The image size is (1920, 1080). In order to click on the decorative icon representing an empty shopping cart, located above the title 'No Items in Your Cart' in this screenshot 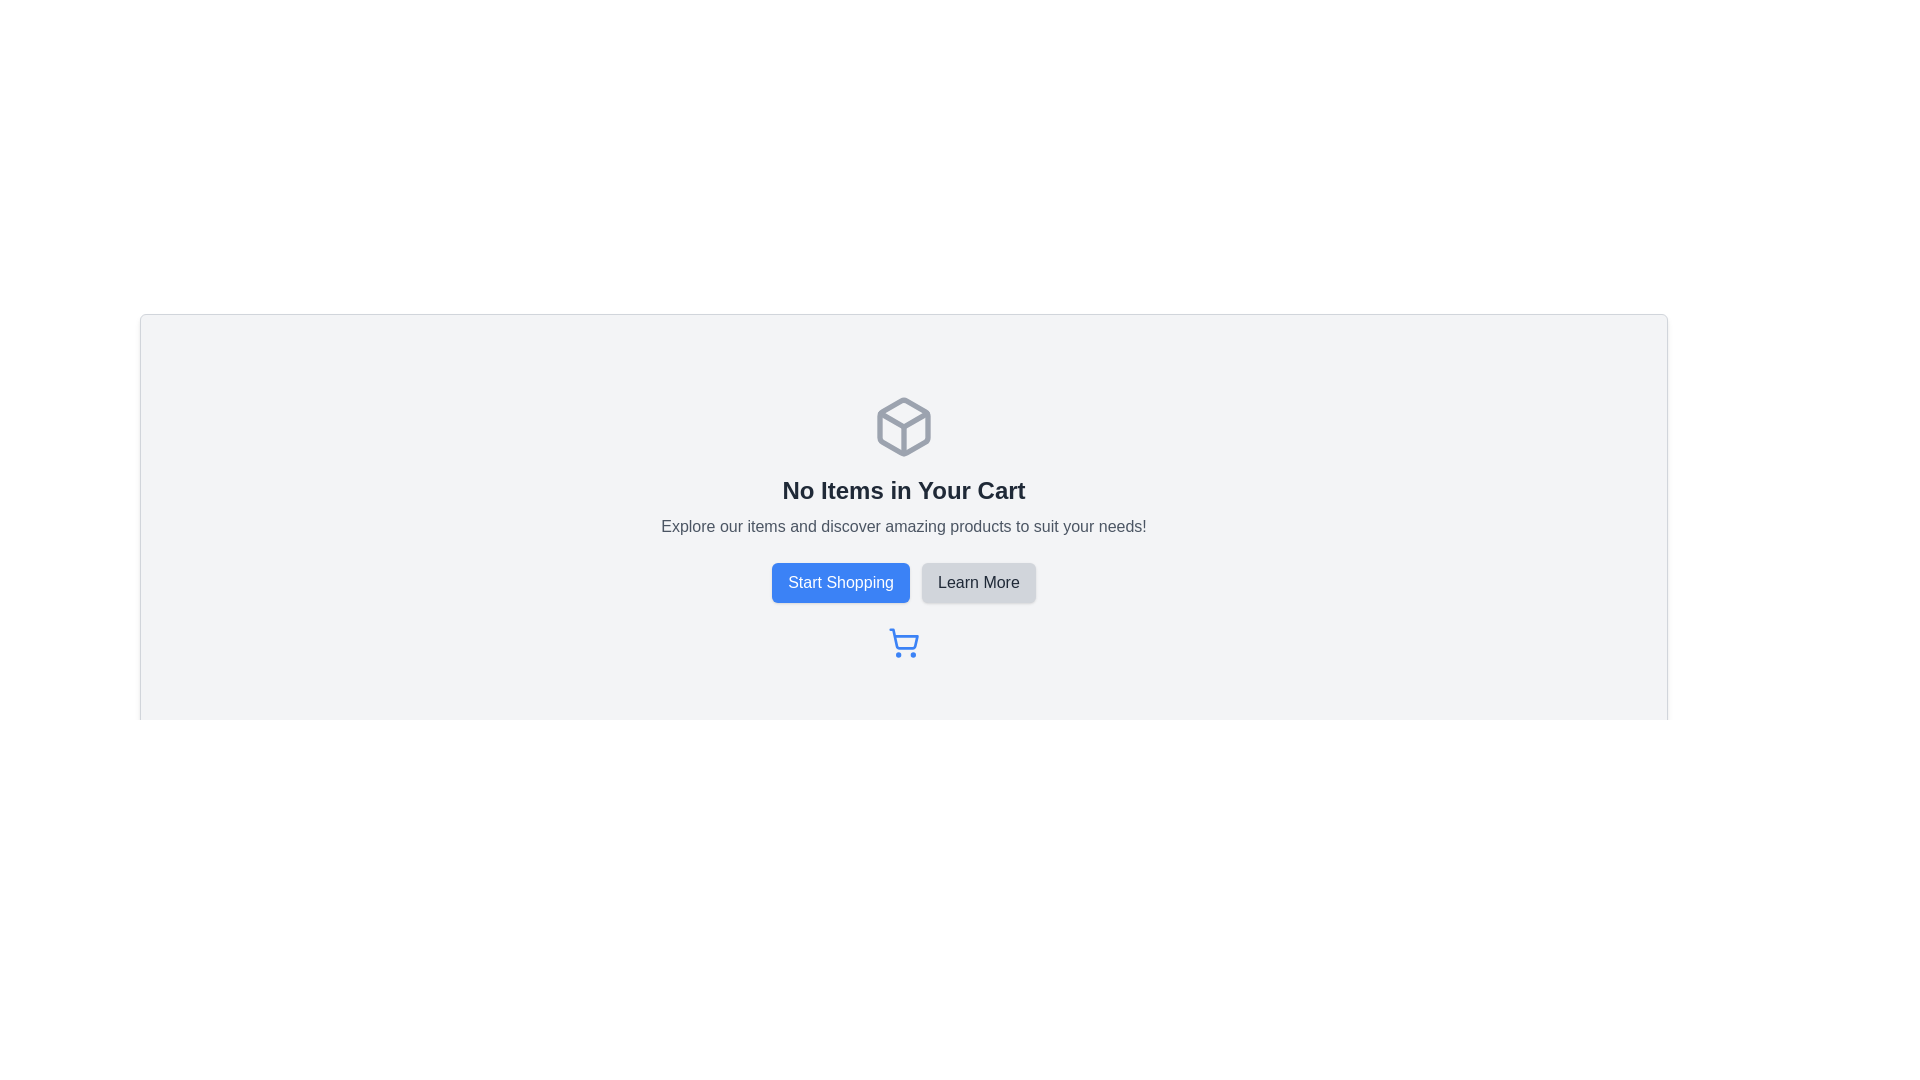, I will do `click(902, 426)`.